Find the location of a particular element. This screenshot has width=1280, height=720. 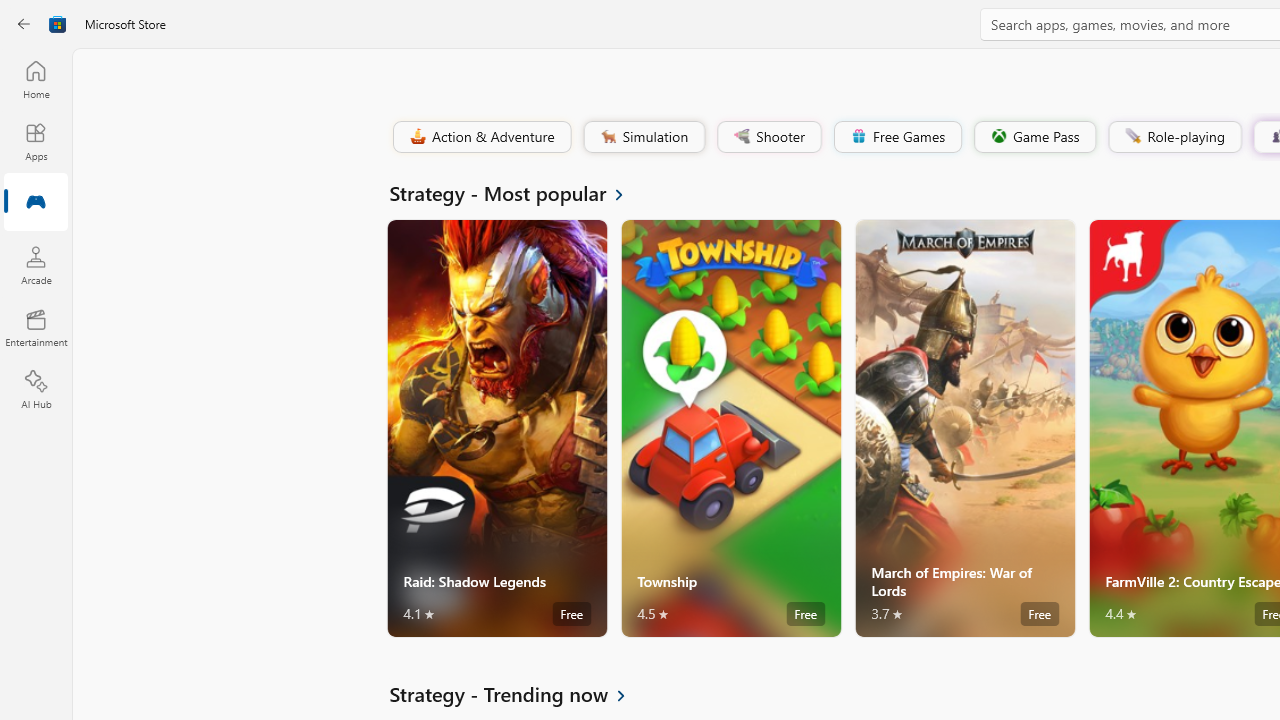

'Home' is located at coordinates (35, 78).